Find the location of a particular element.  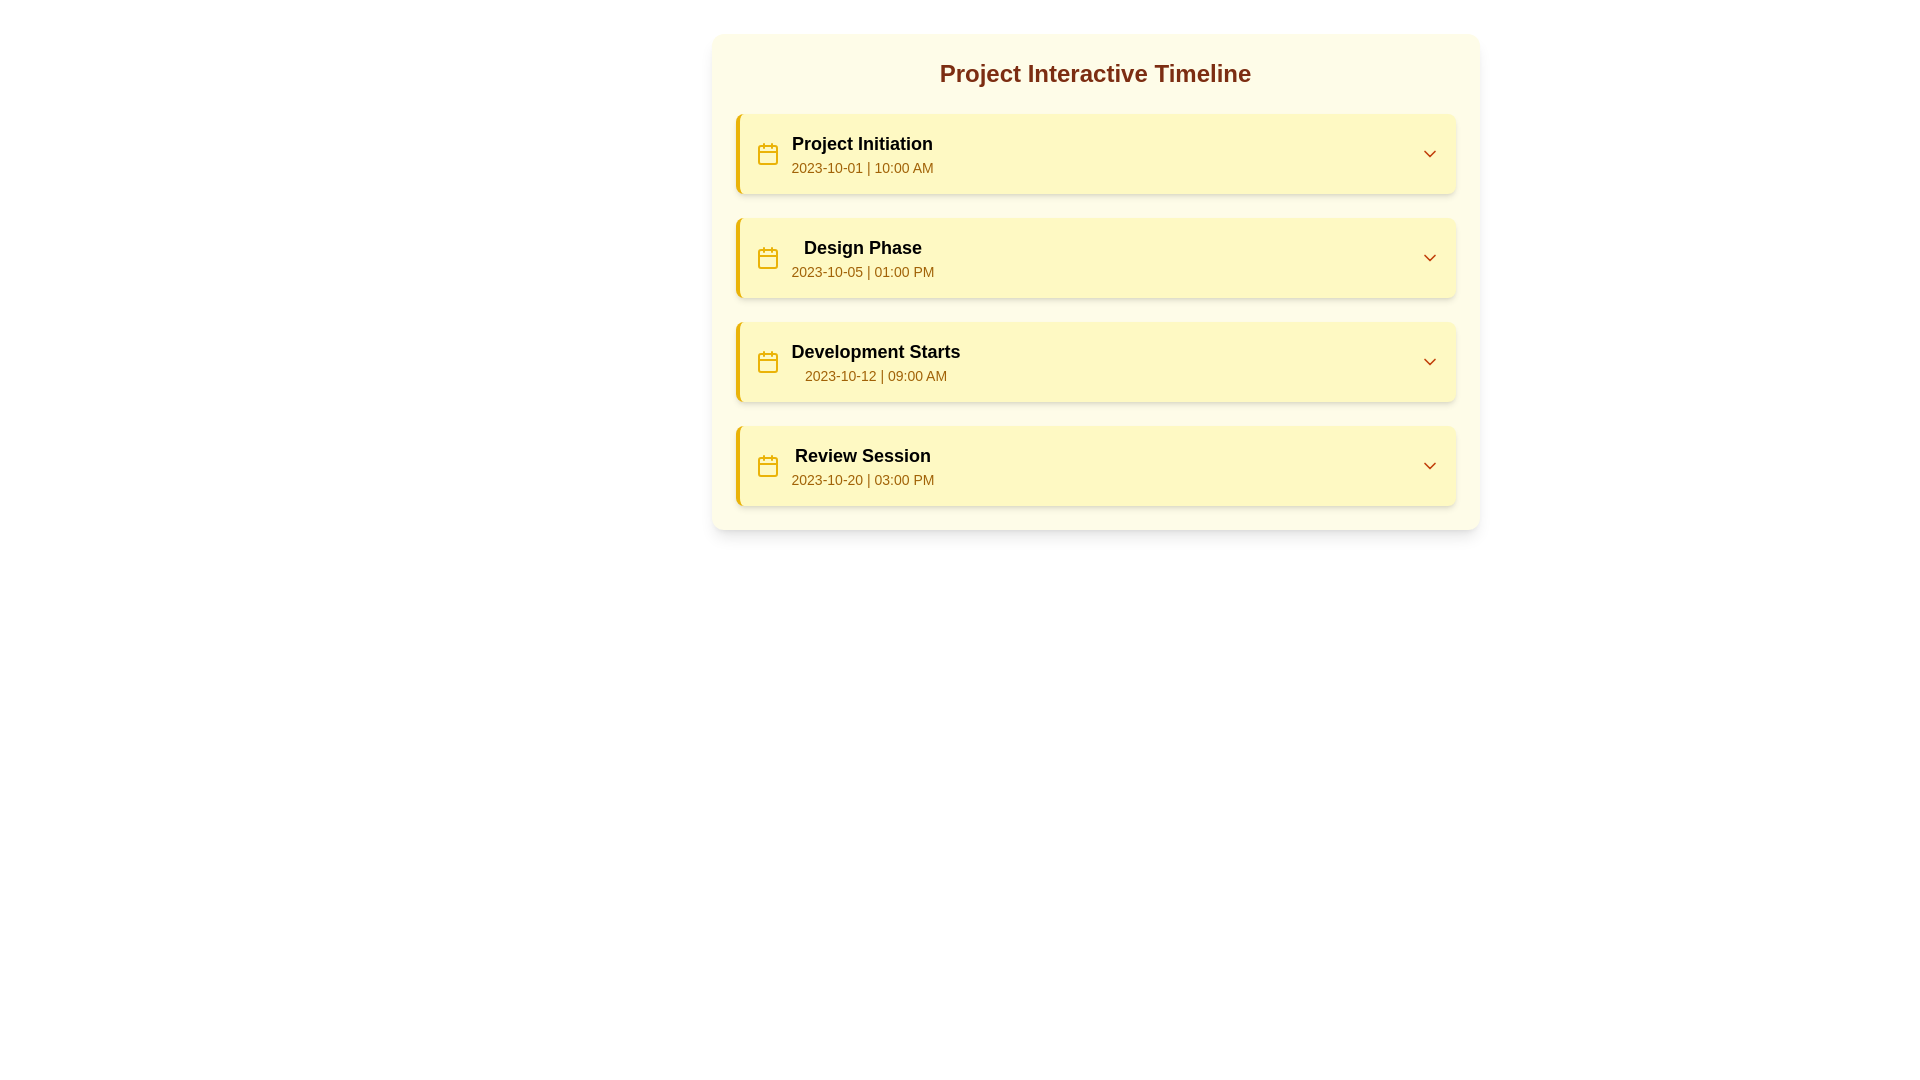

the rectangular shape with rounded corners within the calendar icon, located in the 'Development Starts' timeline entry before the descriptive text is located at coordinates (766, 362).